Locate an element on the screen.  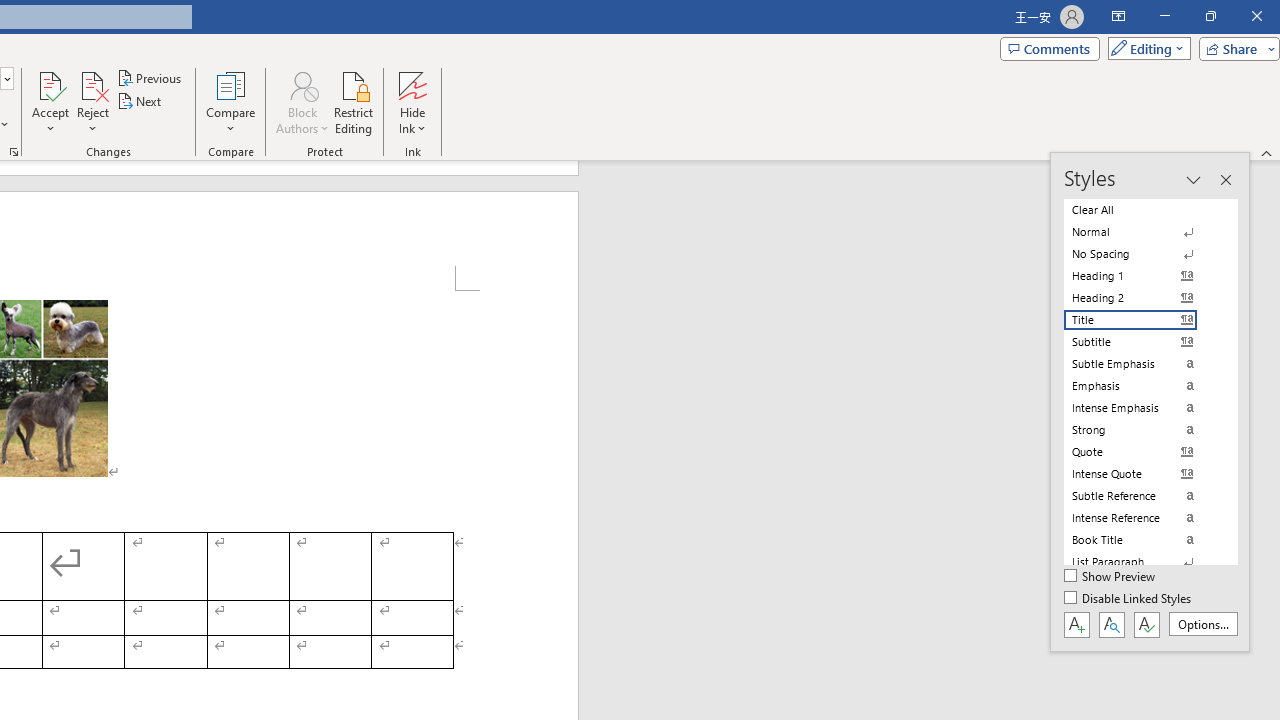
'Show Preview' is located at coordinates (1110, 577).